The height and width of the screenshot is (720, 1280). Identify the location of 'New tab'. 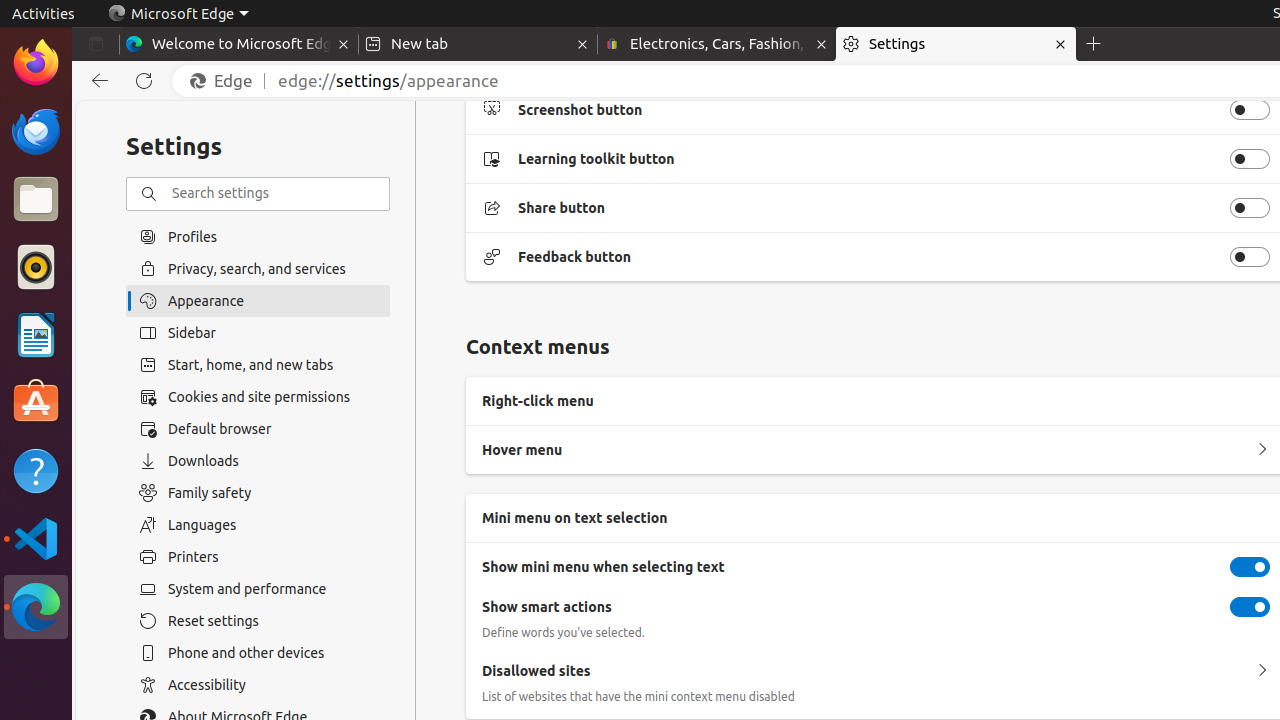
(476, 44).